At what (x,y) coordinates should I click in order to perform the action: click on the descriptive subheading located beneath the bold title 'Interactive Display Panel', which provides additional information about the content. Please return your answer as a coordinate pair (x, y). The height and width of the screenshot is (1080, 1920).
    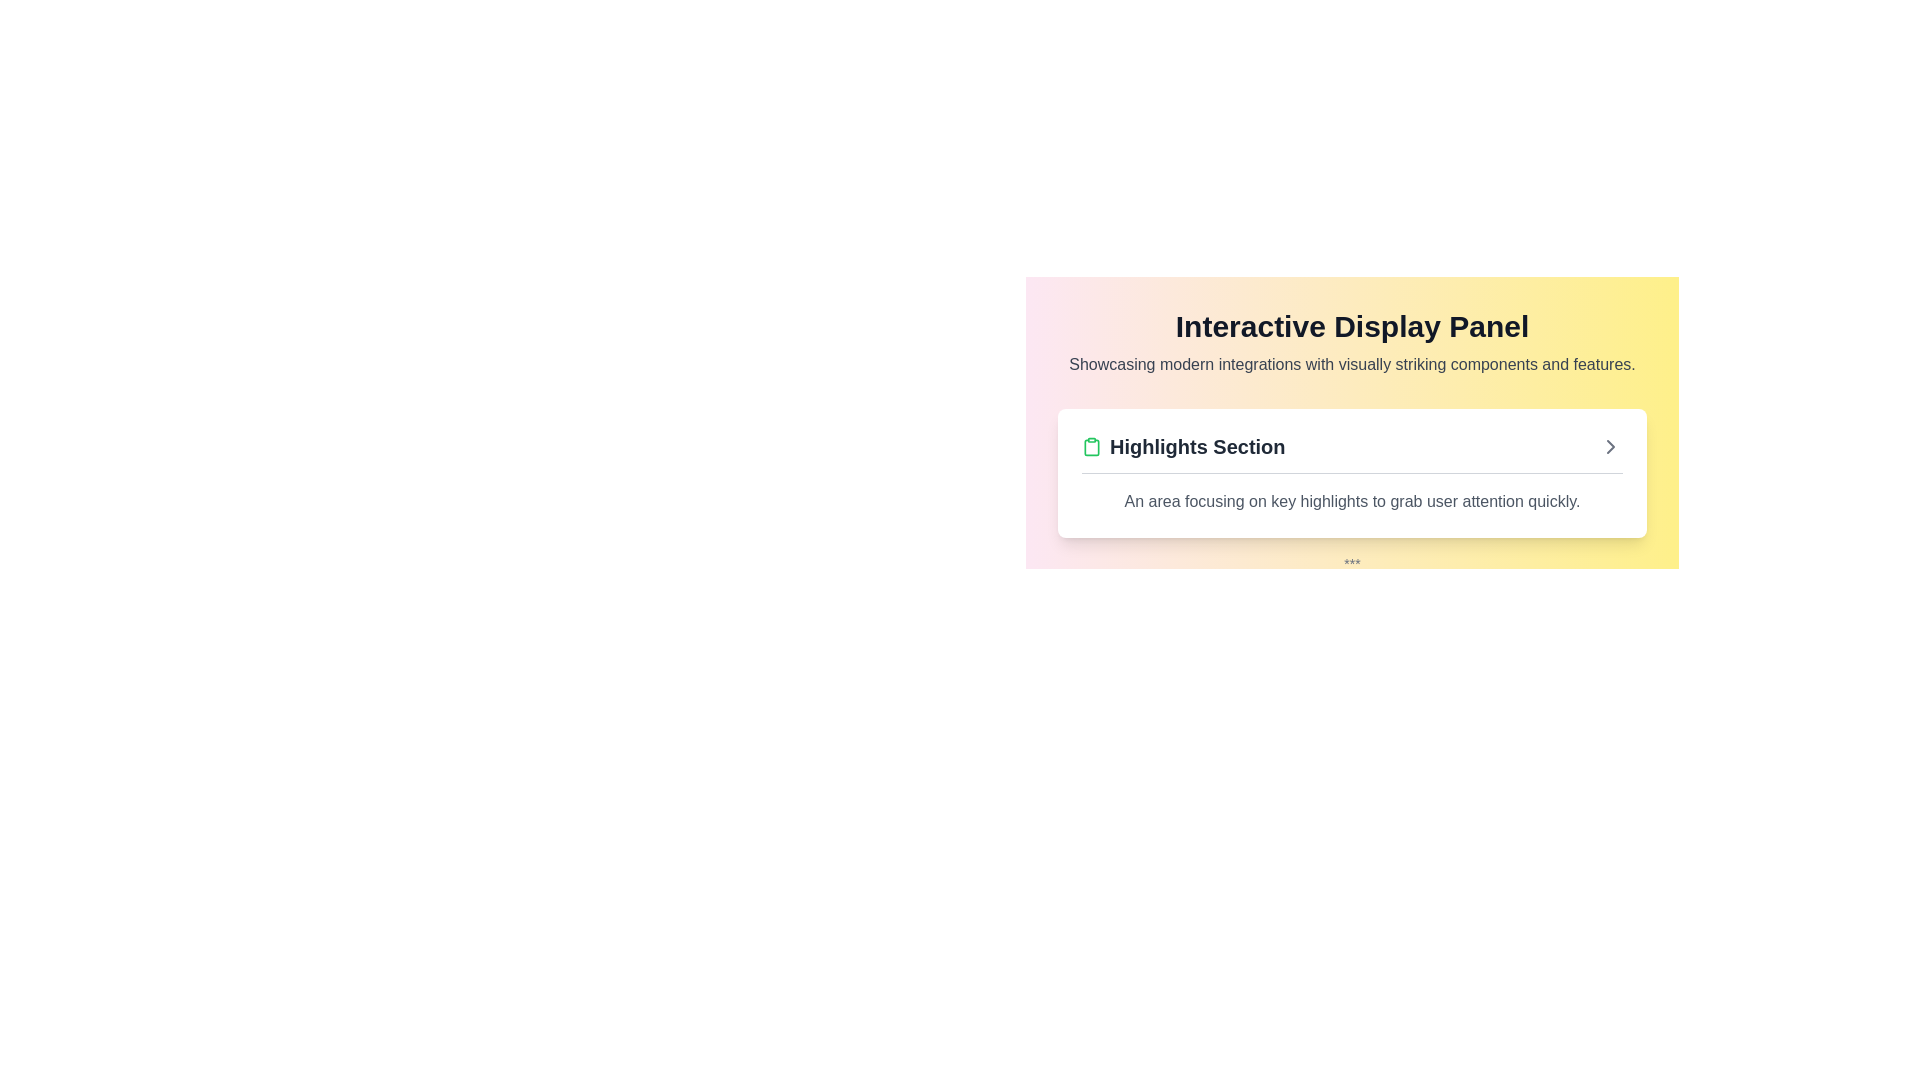
    Looking at the image, I should click on (1352, 365).